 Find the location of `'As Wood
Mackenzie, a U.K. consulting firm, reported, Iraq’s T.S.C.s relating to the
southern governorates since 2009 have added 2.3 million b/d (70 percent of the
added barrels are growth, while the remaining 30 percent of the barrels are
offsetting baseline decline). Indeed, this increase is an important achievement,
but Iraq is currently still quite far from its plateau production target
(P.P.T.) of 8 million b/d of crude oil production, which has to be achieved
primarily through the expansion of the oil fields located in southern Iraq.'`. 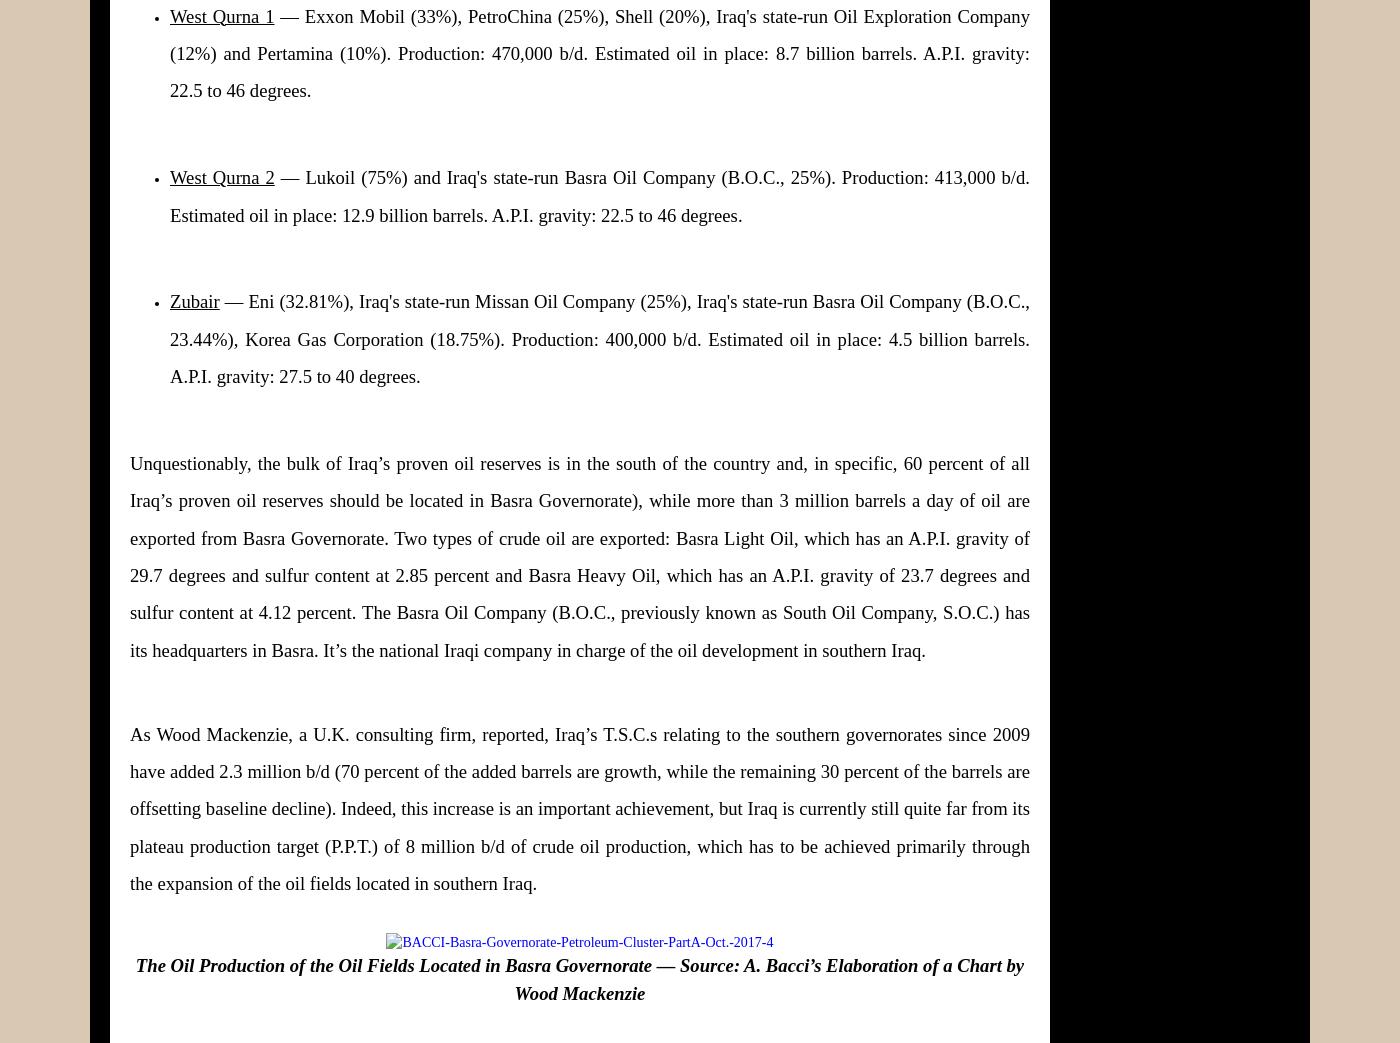

'As Wood
Mackenzie, a U.K. consulting firm, reported, Iraq’s T.S.C.s relating to the
southern governorates since 2009 have added 2.3 million b/d (70 percent of the
added barrels are growth, while the remaining 30 percent of the barrels are
offsetting baseline decline). Indeed, this increase is an important achievement,
but Iraq is currently still quite far from its plateau production target
(P.P.T.) of 8 million b/d of crude oil production, which has to be achieved
primarily through the expansion of the oil fields located in southern Iraq.' is located at coordinates (130, 807).